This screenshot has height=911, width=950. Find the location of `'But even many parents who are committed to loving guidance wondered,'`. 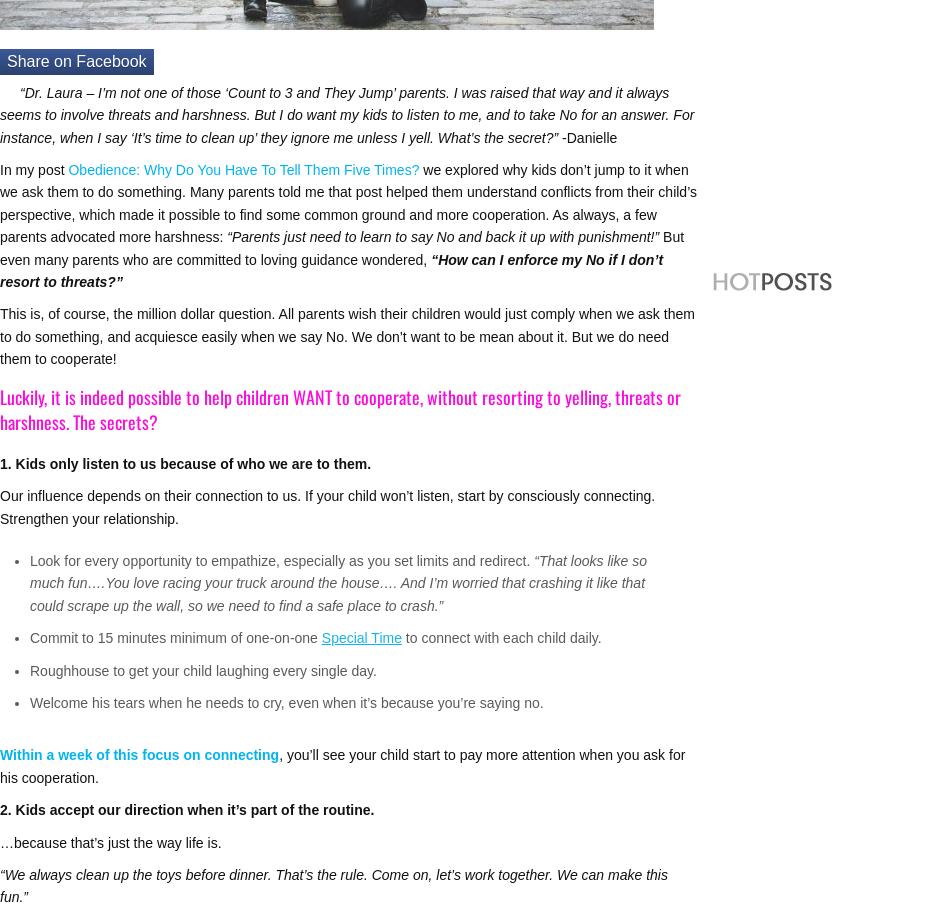

'But even many parents who are committed to loving guidance wondered,' is located at coordinates (341, 246).